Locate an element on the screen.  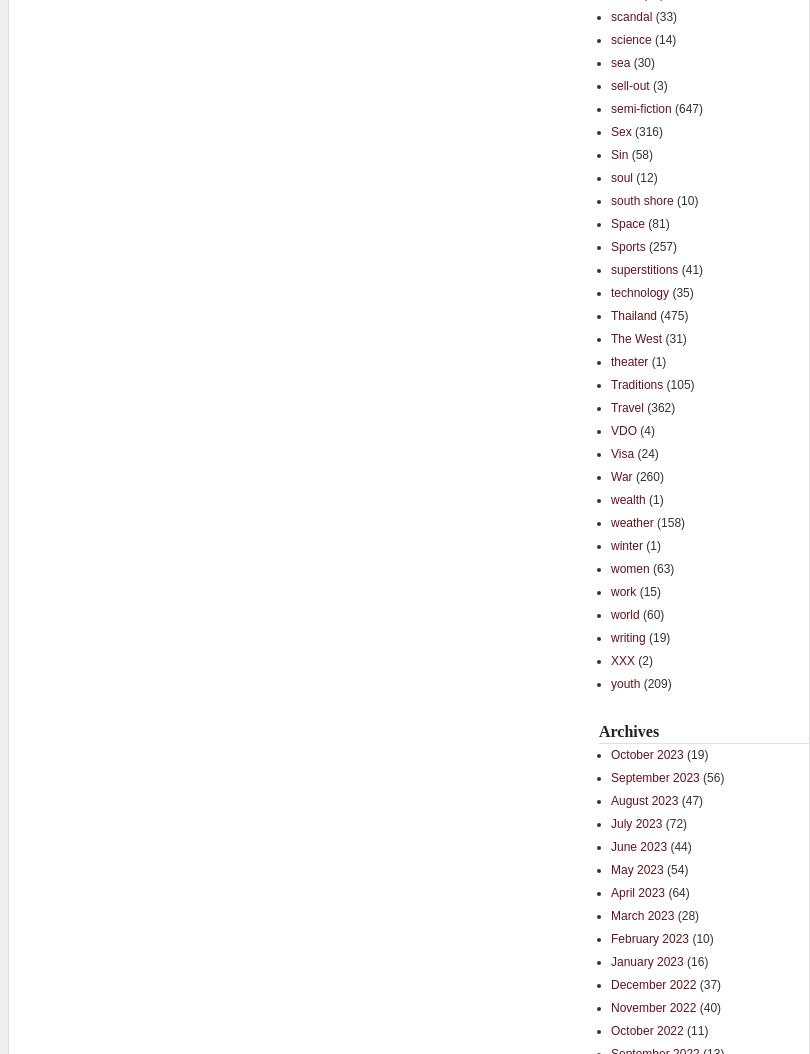
'sell-out' is located at coordinates (609, 83).